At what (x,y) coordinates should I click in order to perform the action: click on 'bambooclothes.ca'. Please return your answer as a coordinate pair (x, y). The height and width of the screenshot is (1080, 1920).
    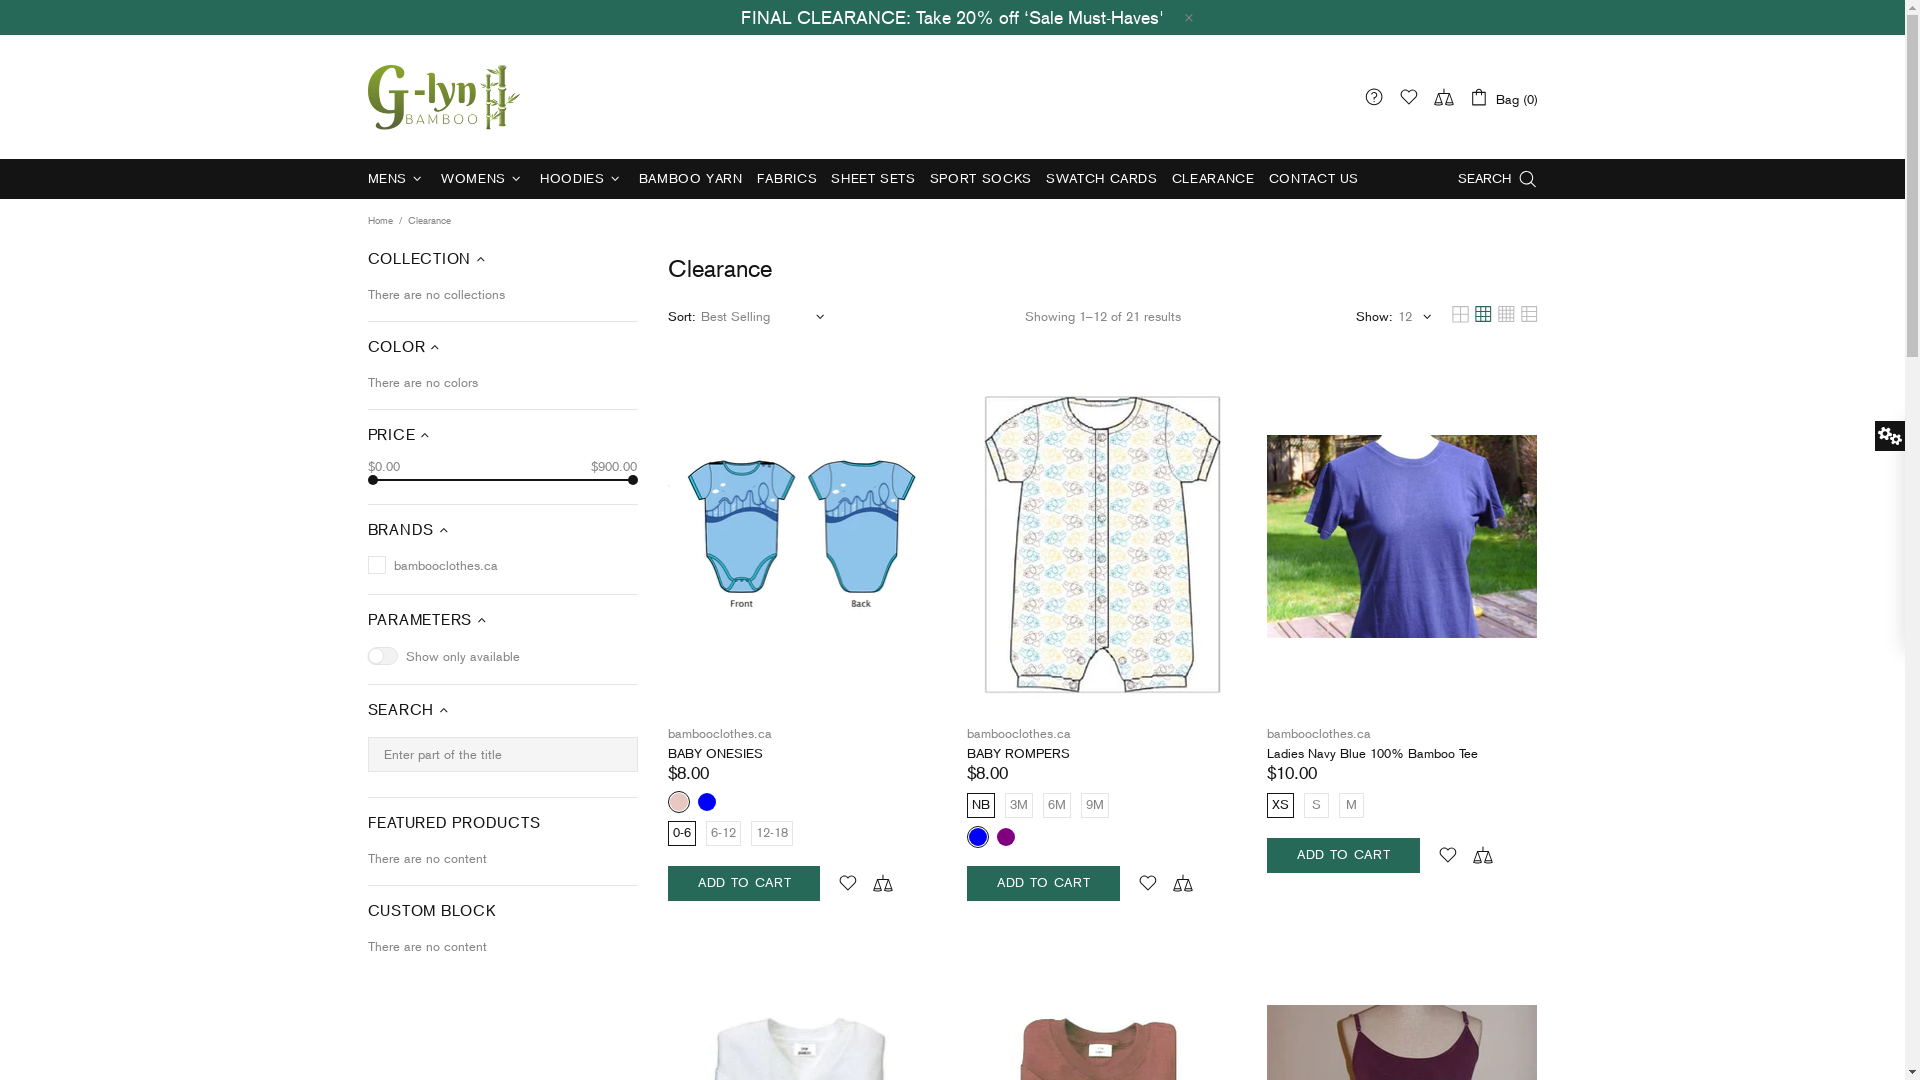
    Looking at the image, I should click on (444, 96).